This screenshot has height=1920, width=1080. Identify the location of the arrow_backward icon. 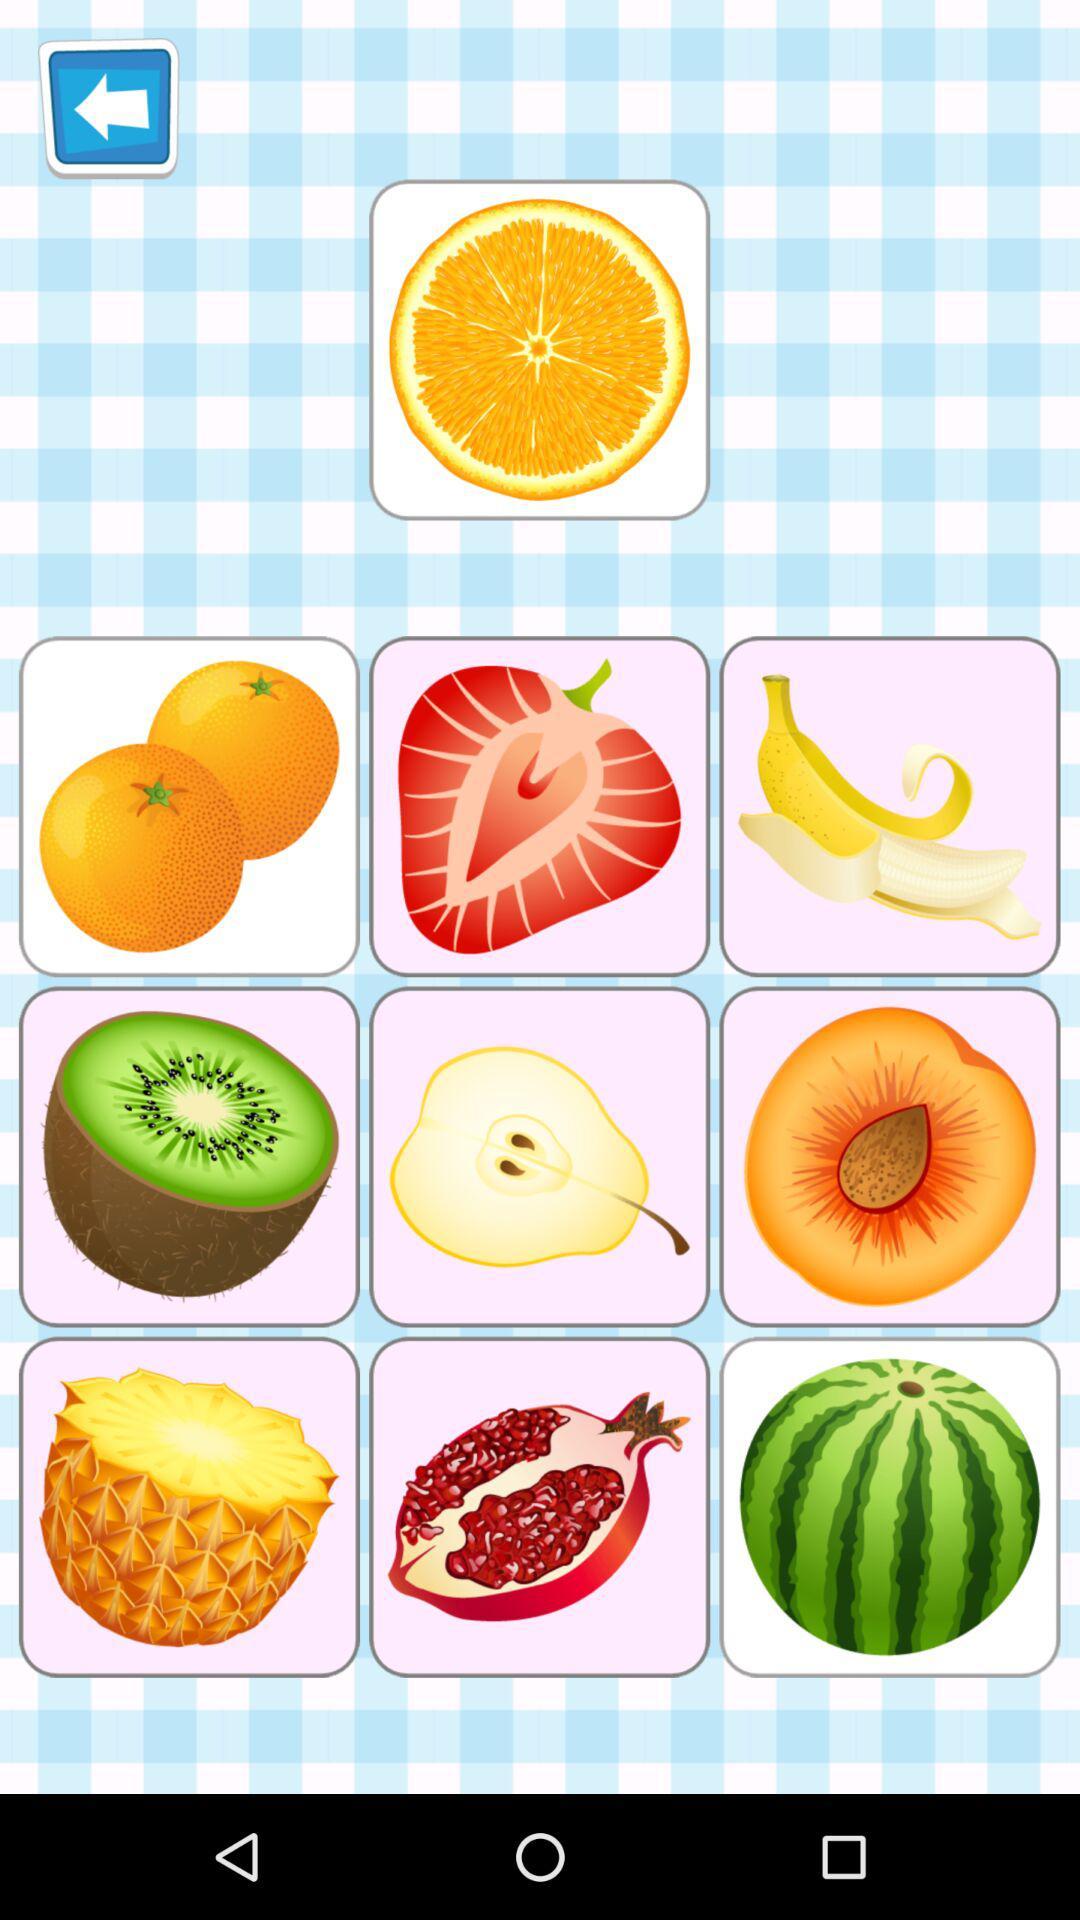
(108, 115).